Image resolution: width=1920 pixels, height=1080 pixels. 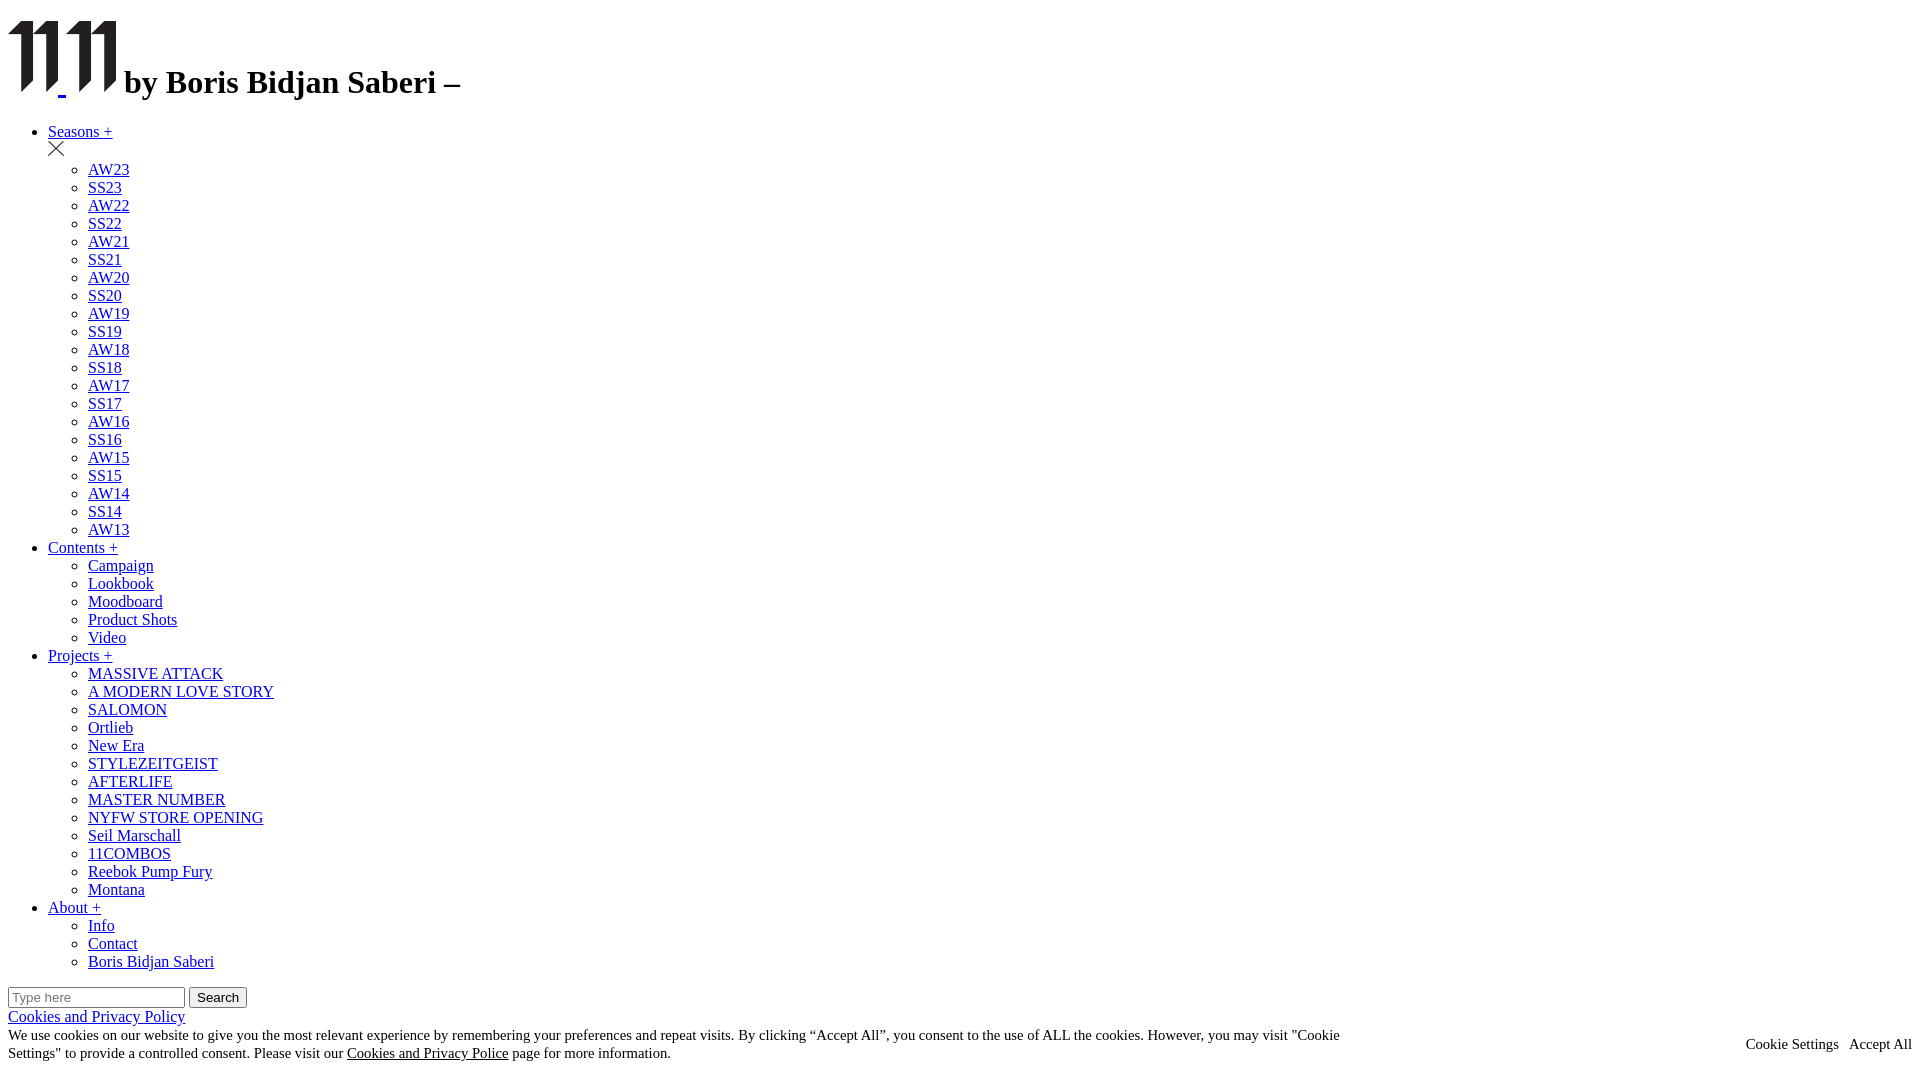 I want to click on 'Product Shots', so click(x=131, y=618).